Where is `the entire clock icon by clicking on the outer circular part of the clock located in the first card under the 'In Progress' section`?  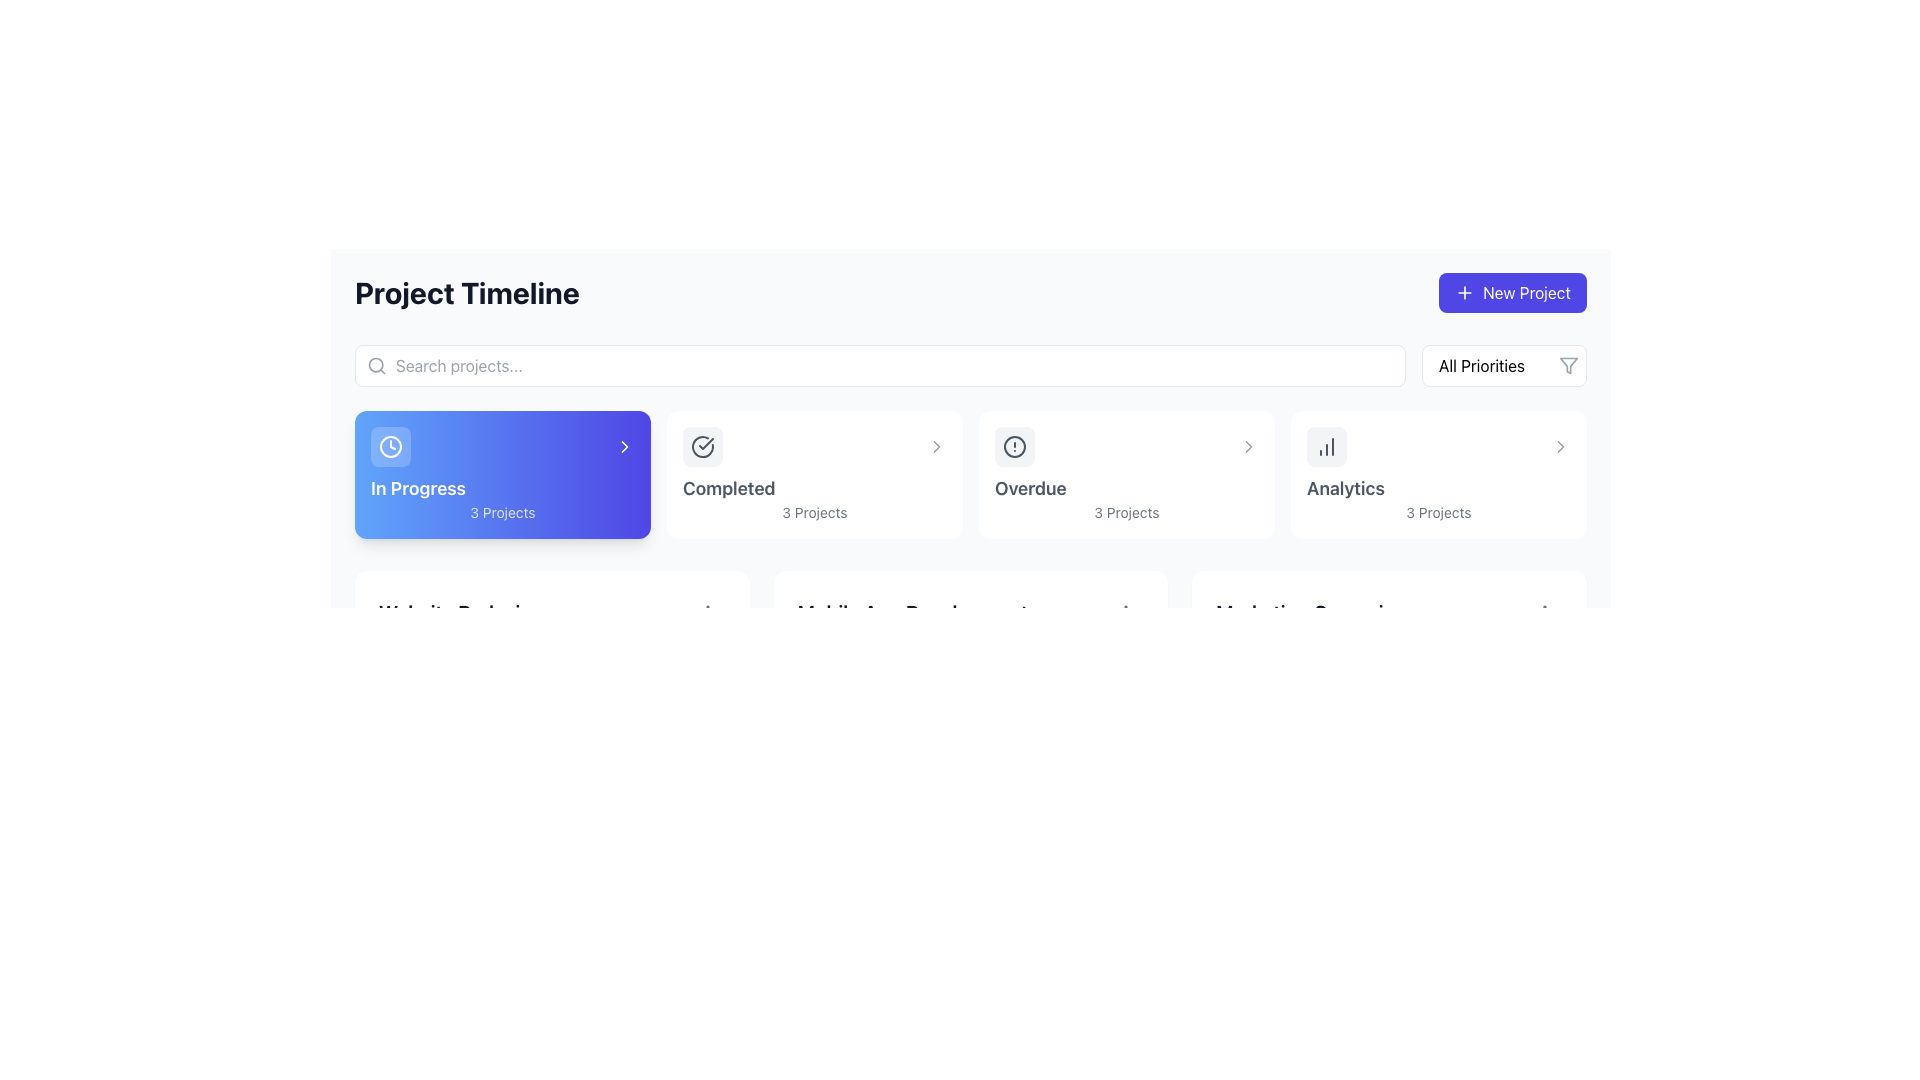 the entire clock icon by clicking on the outer circular part of the clock located in the first card under the 'In Progress' section is located at coordinates (390, 446).